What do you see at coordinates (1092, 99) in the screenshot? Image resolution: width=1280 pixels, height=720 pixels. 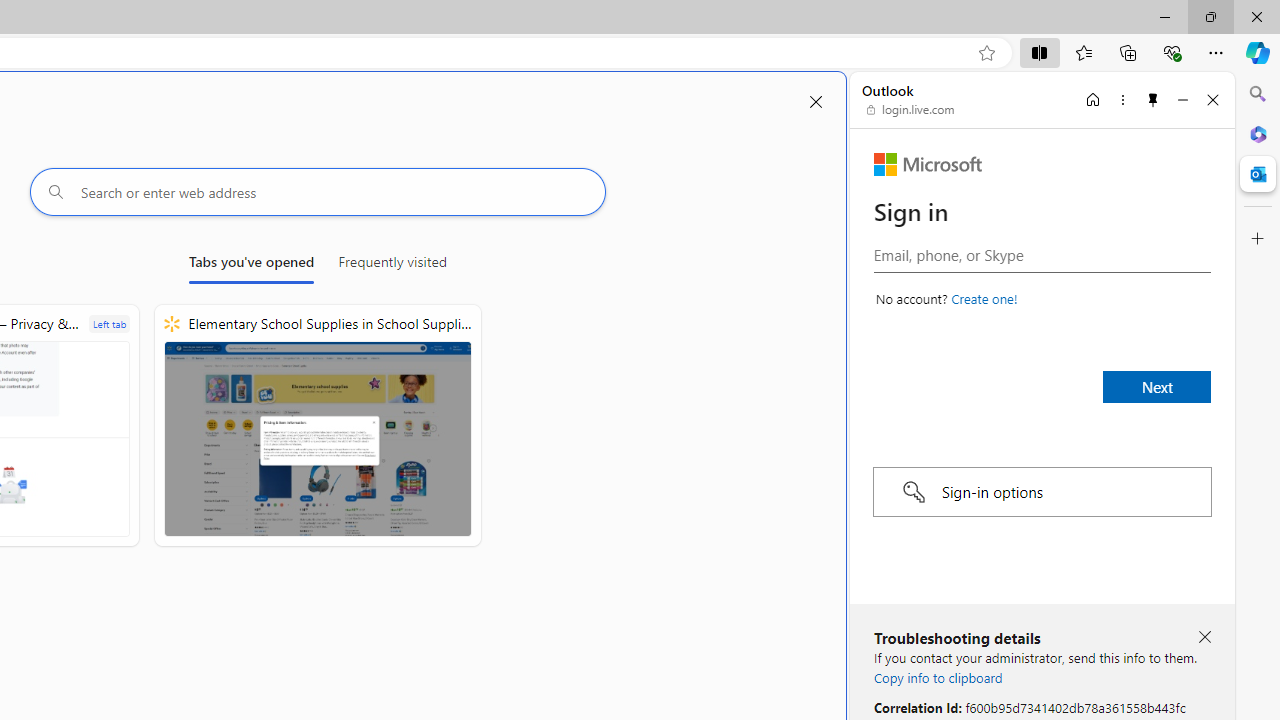 I see `'Home'` at bounding box center [1092, 99].